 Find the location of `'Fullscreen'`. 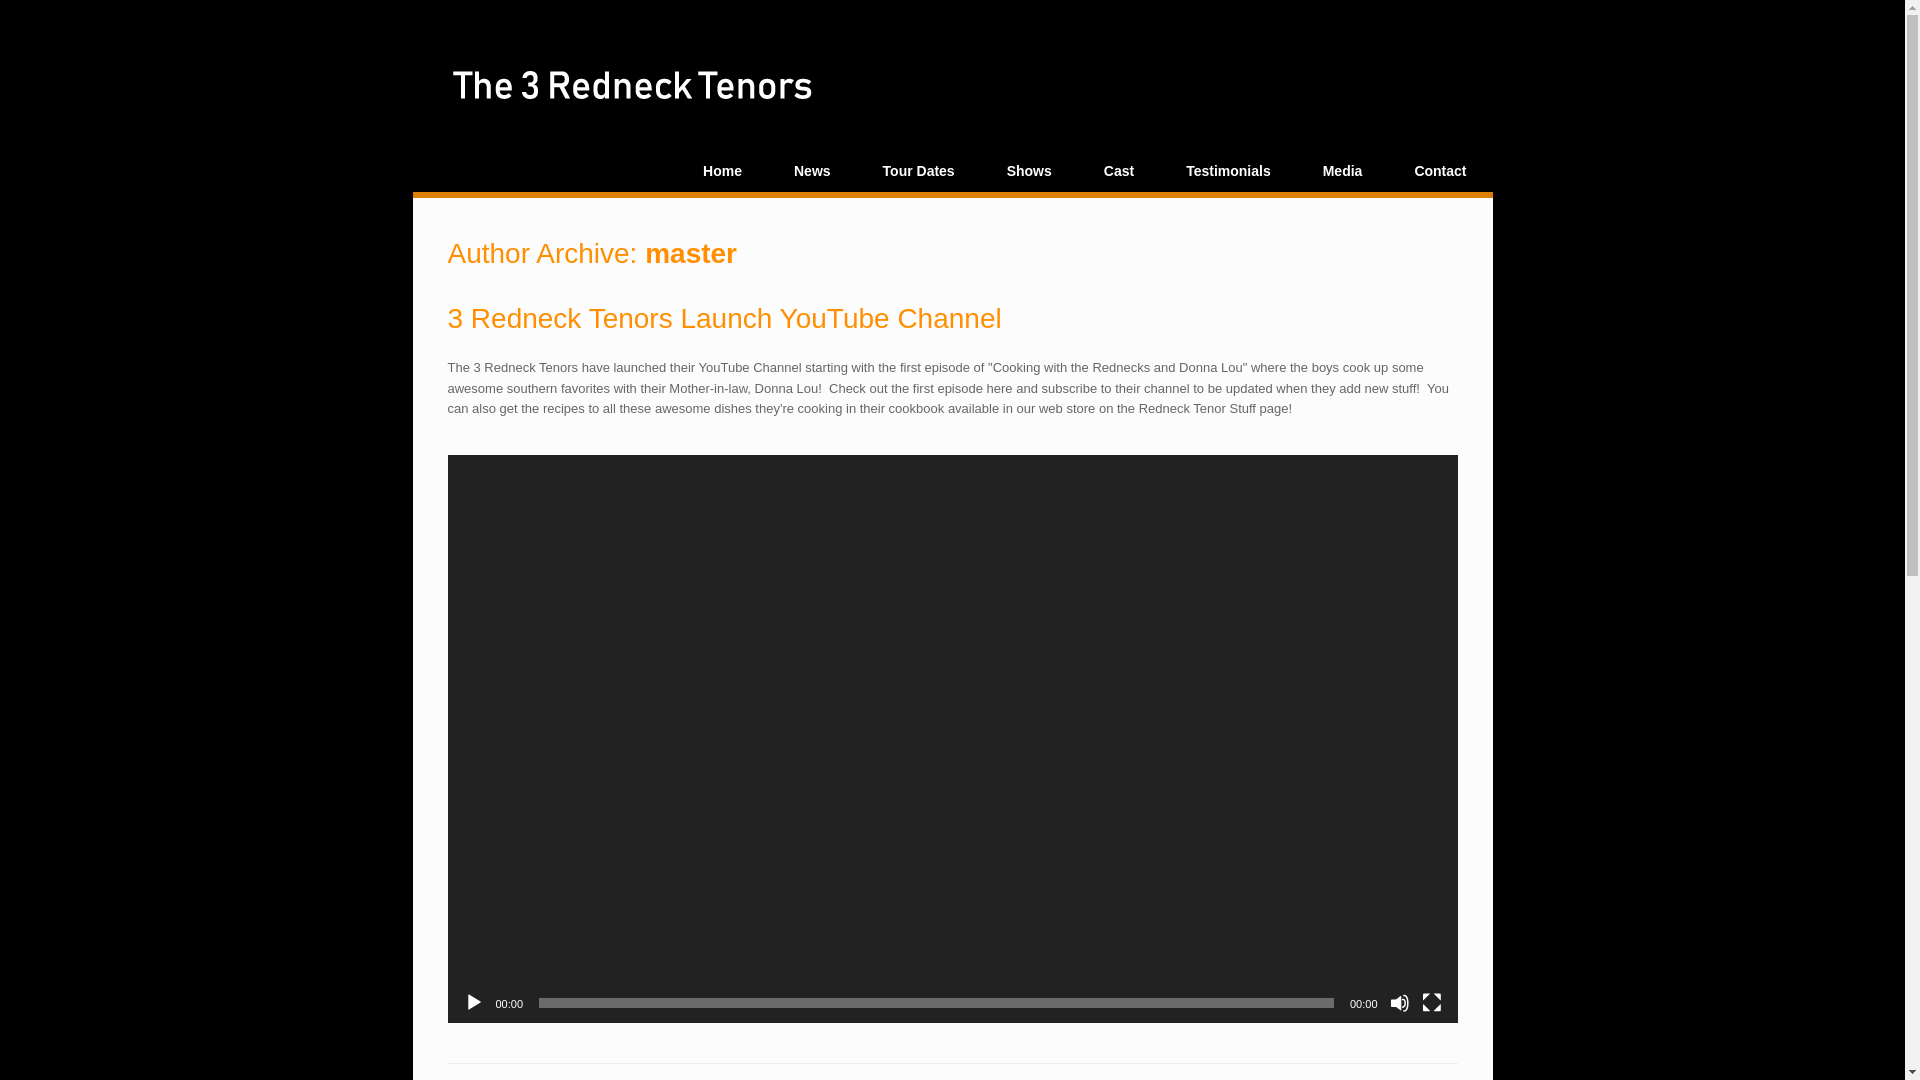

'Fullscreen' is located at coordinates (1430, 1002).